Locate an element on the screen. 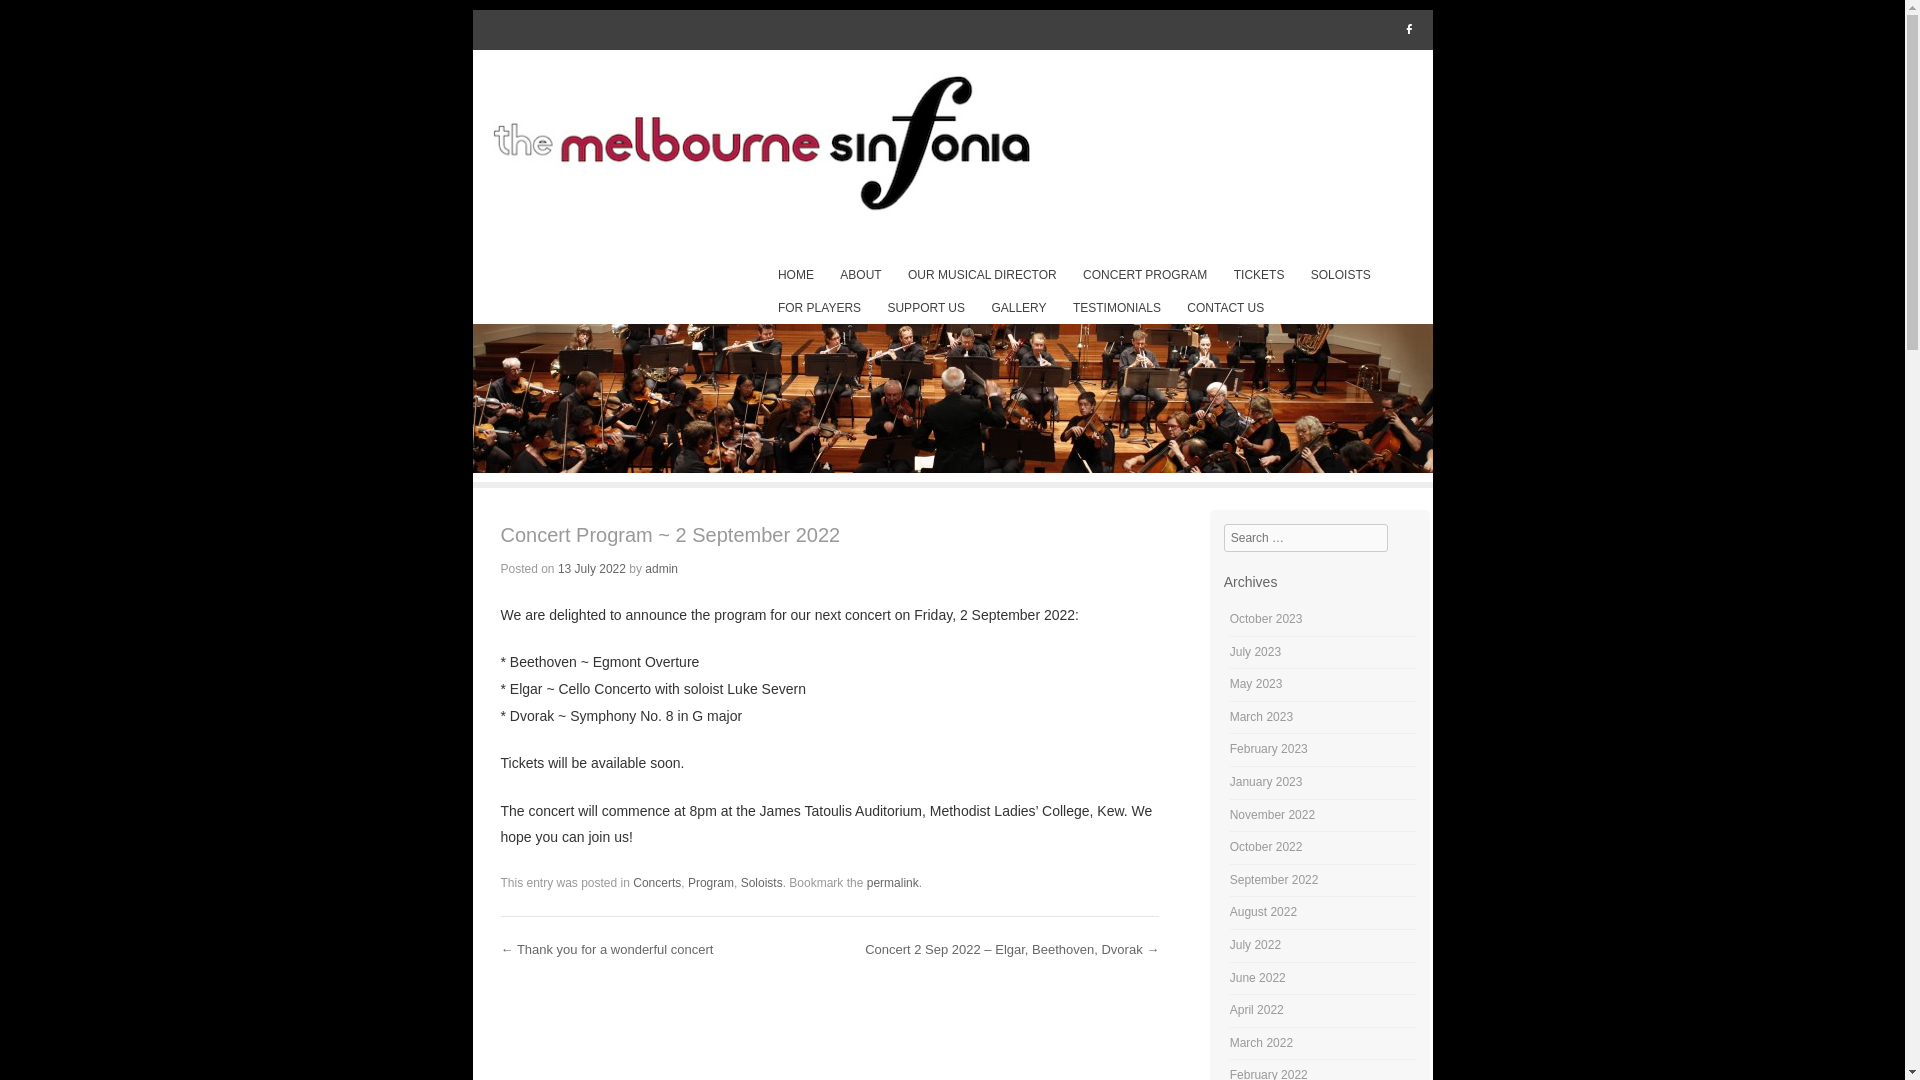  'SUPPORT US' is located at coordinates (878, 308).